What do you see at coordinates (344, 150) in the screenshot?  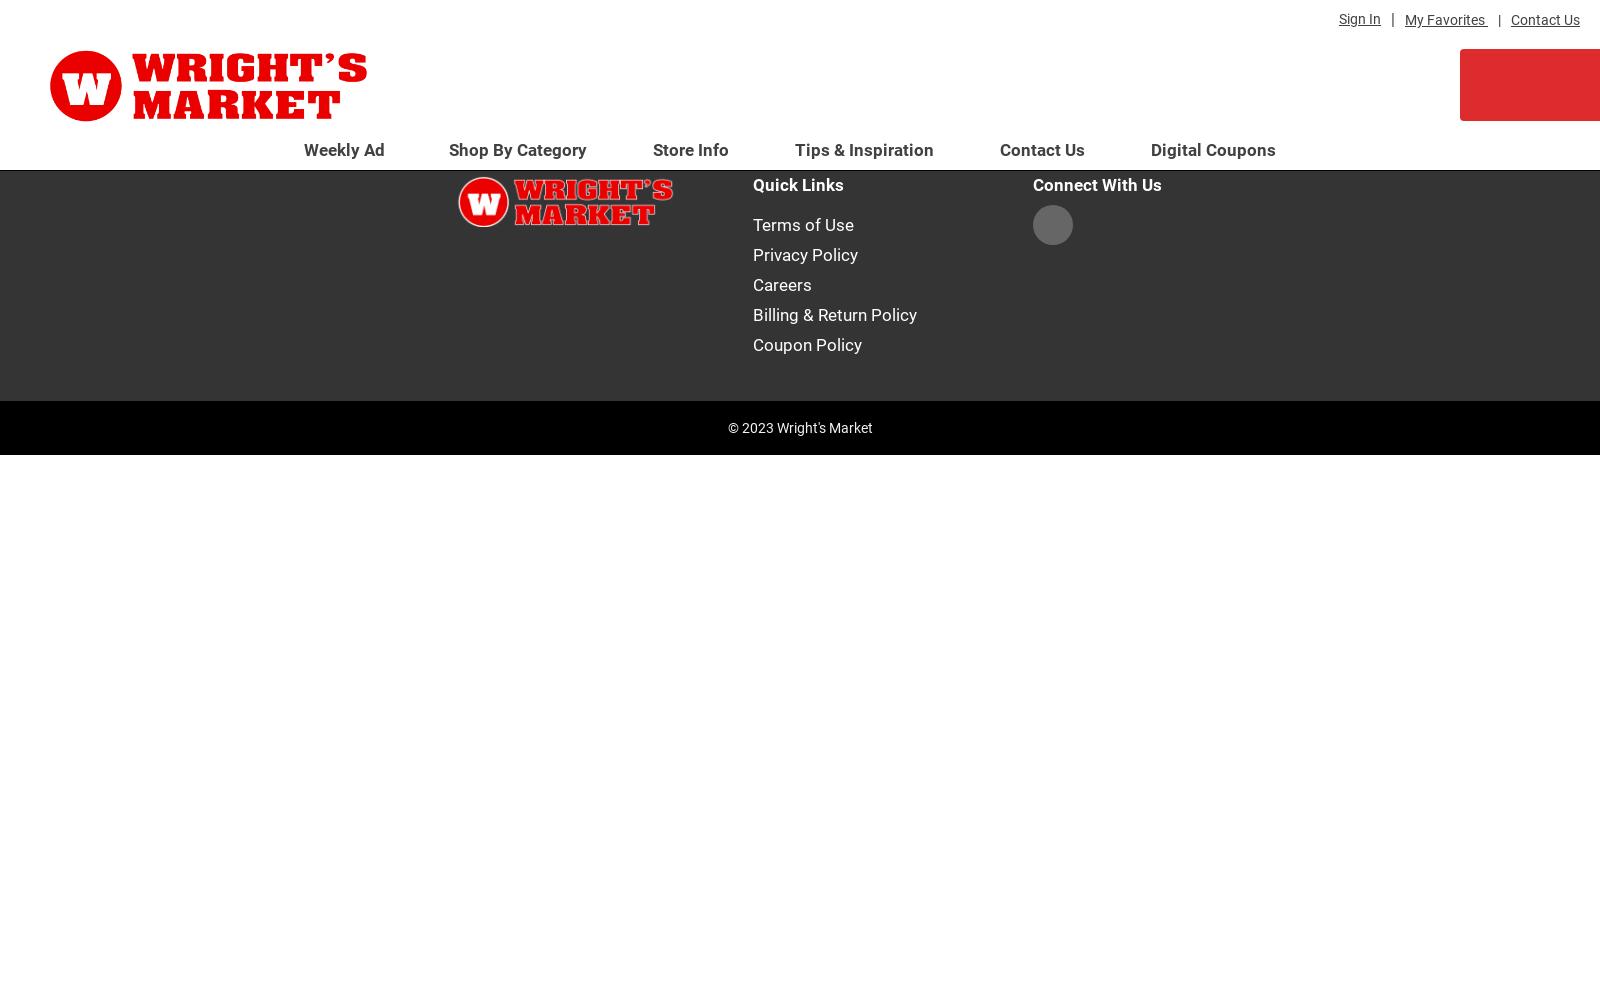 I see `'Weekly Ad'` at bounding box center [344, 150].